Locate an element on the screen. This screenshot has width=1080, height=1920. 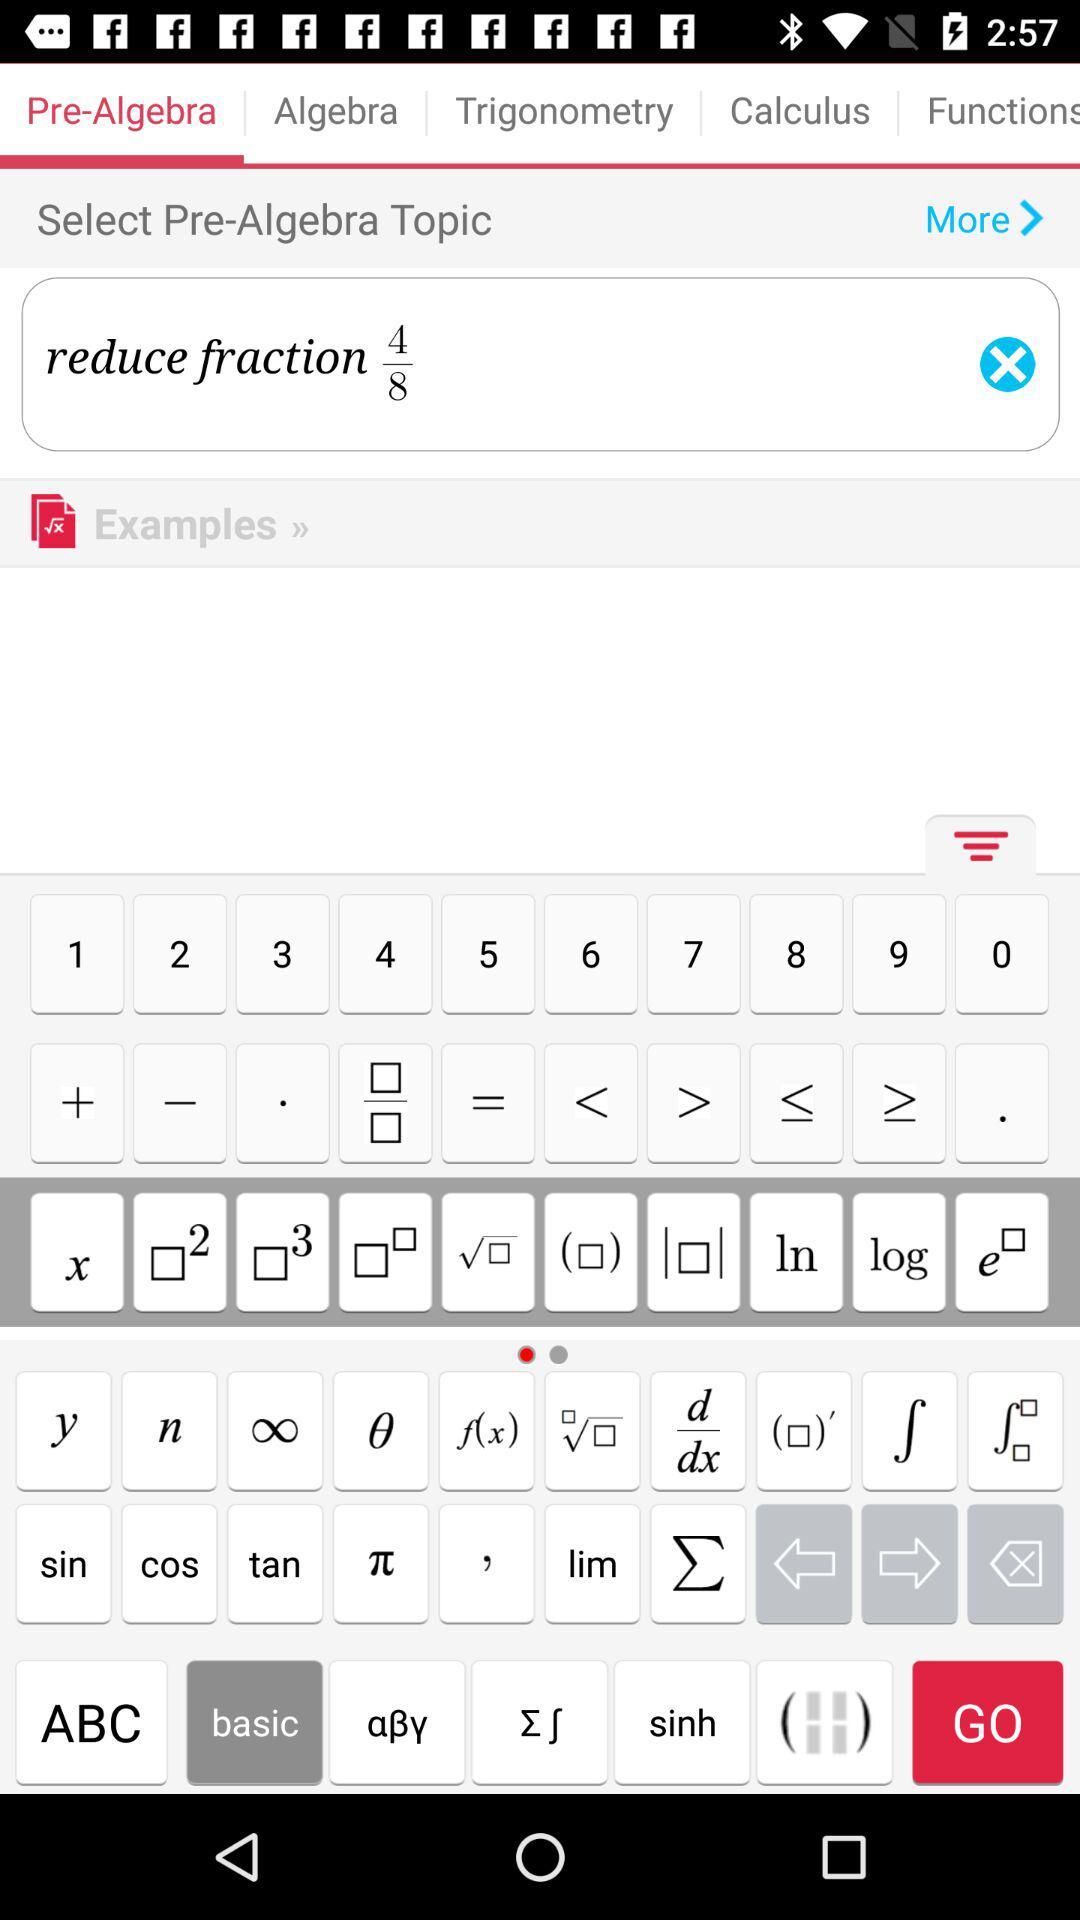
symbol is located at coordinates (76, 1101).